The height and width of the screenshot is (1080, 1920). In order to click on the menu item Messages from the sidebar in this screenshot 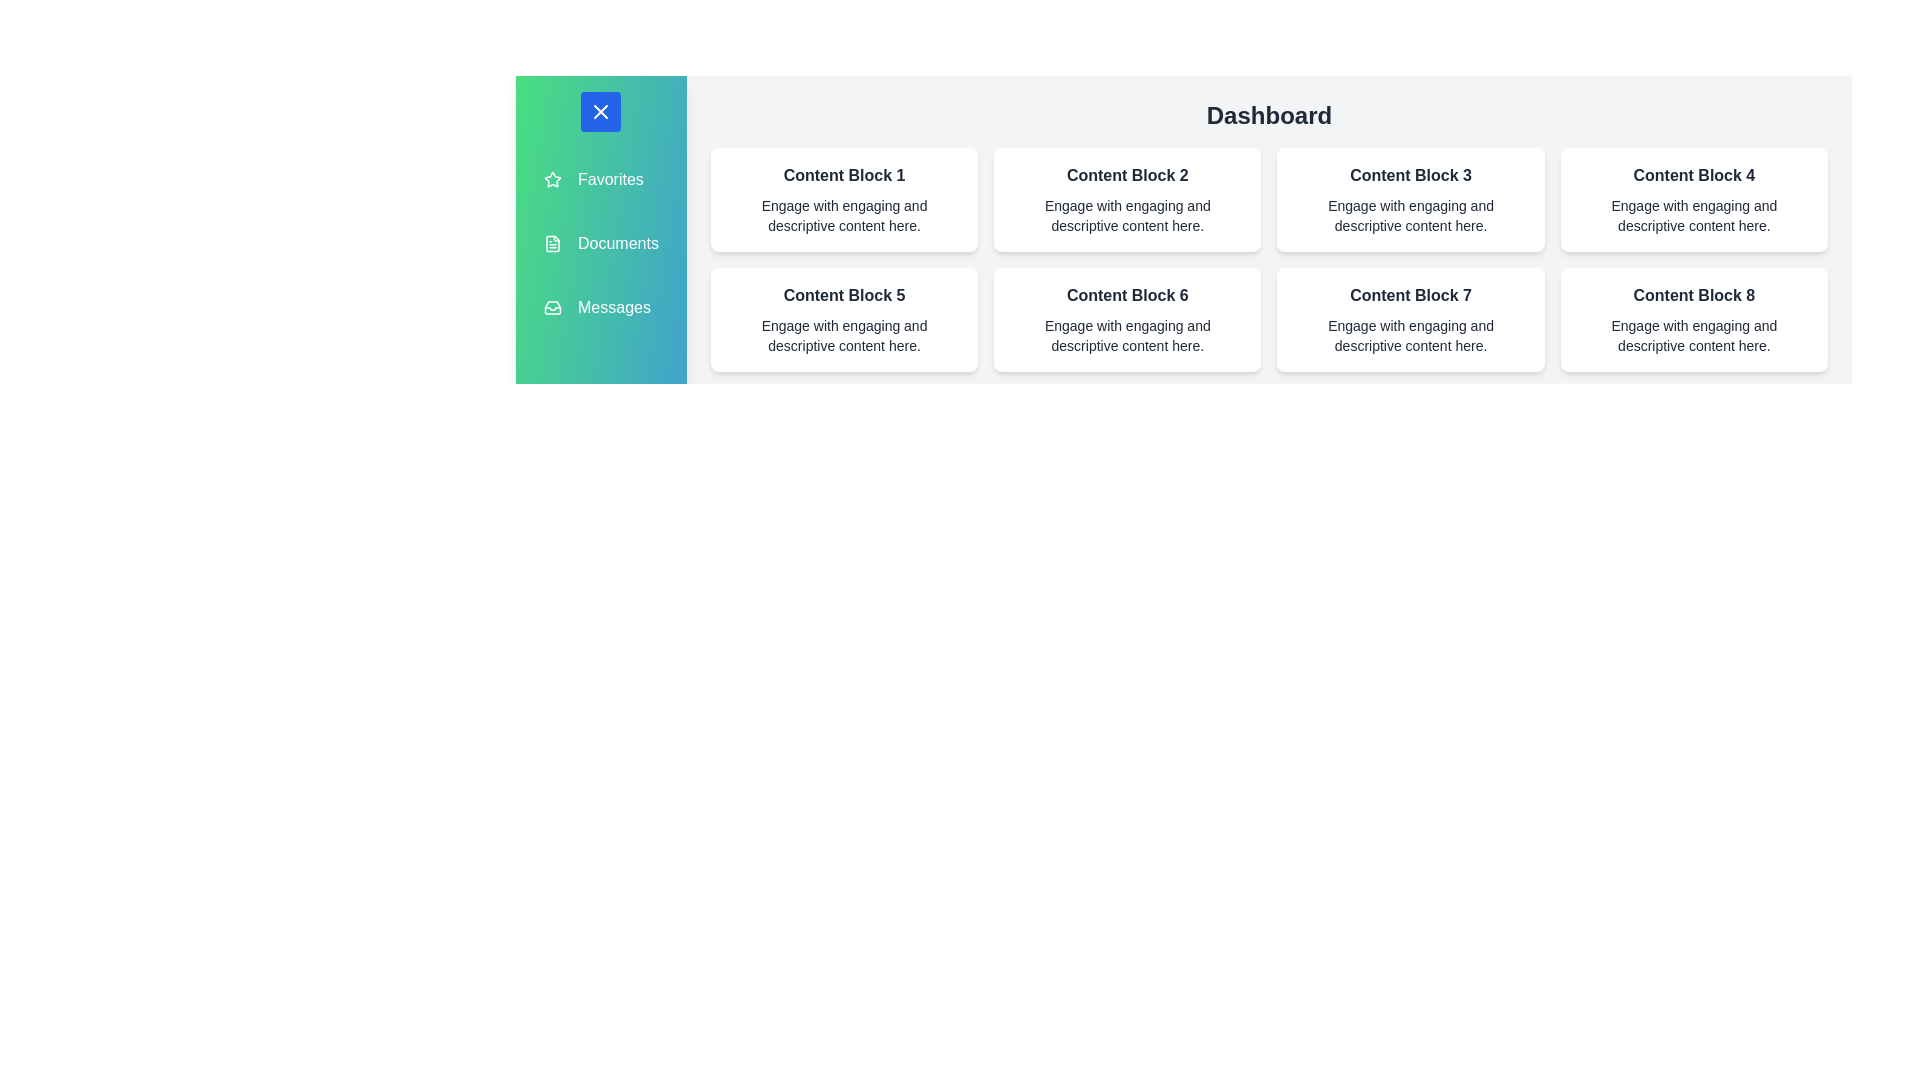, I will do `click(599, 308)`.